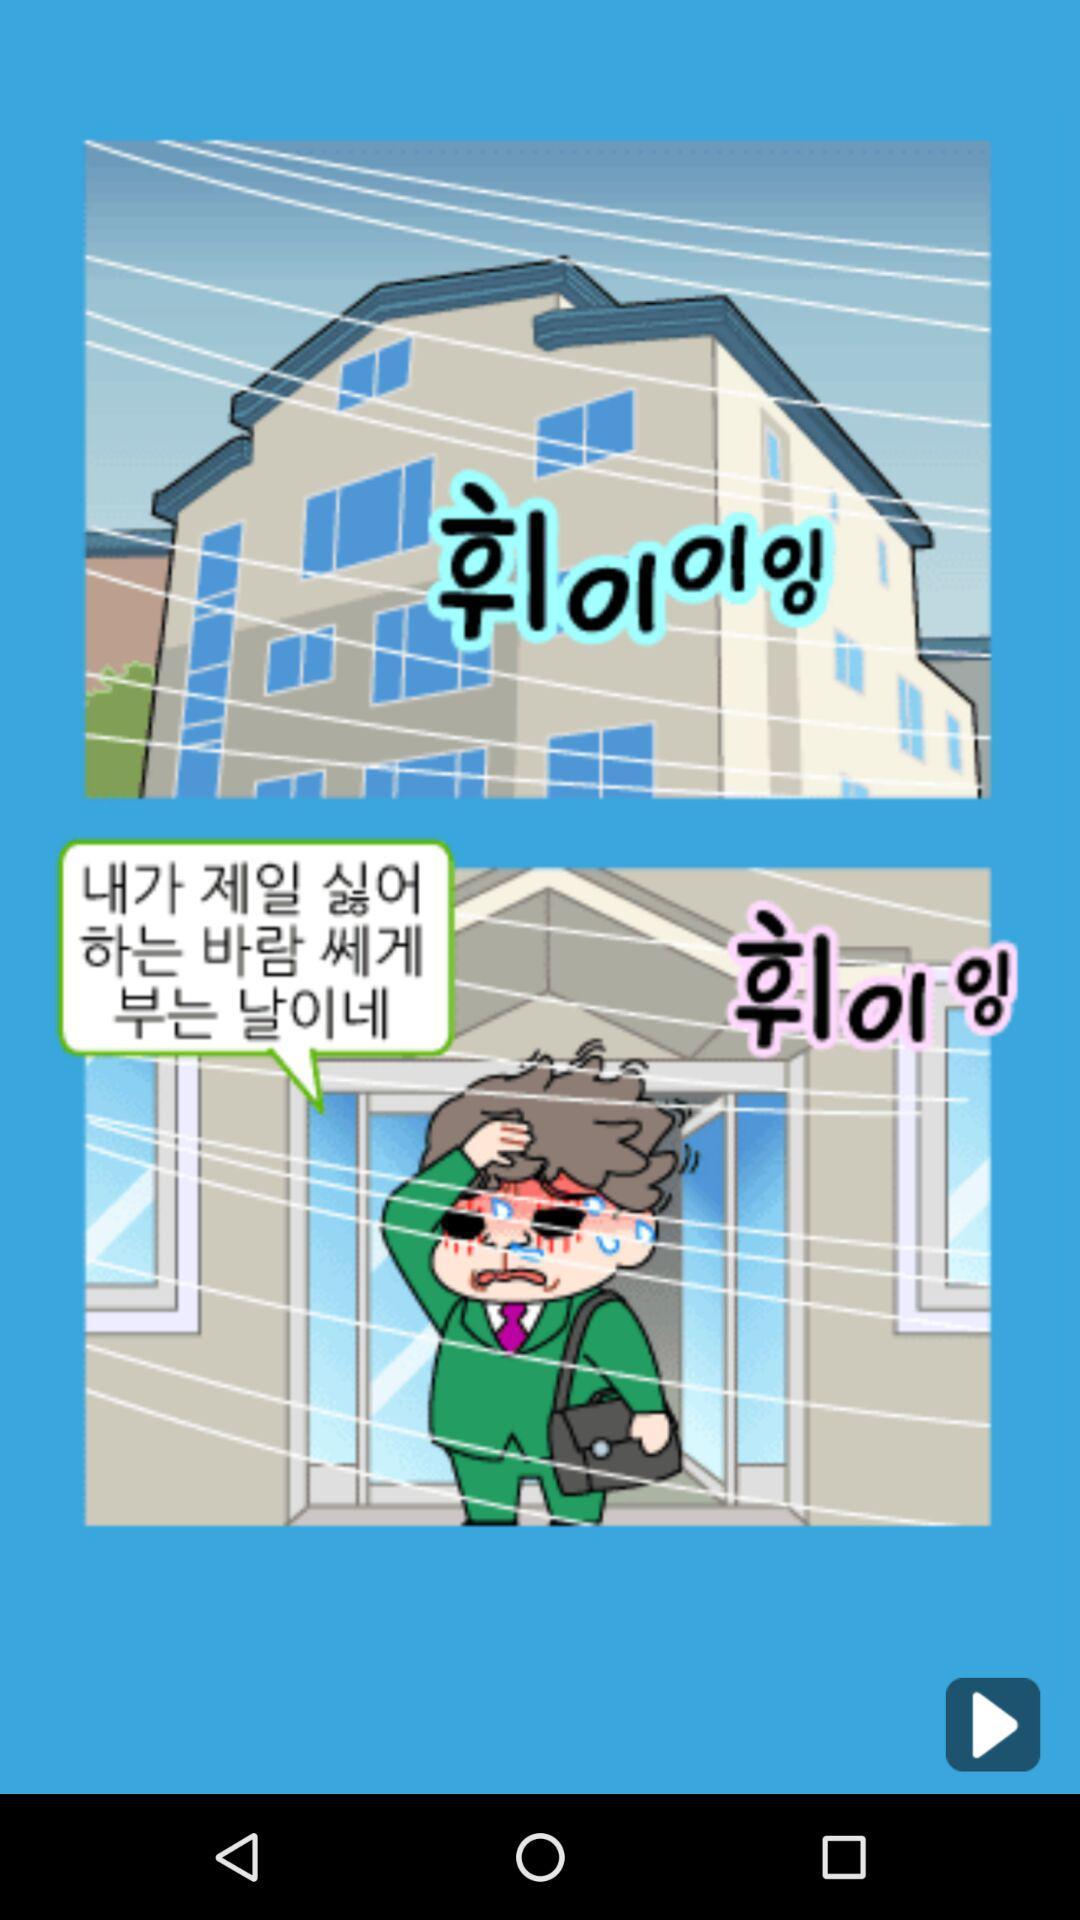  Describe the element at coordinates (992, 1723) in the screenshot. I see `the video` at that location.